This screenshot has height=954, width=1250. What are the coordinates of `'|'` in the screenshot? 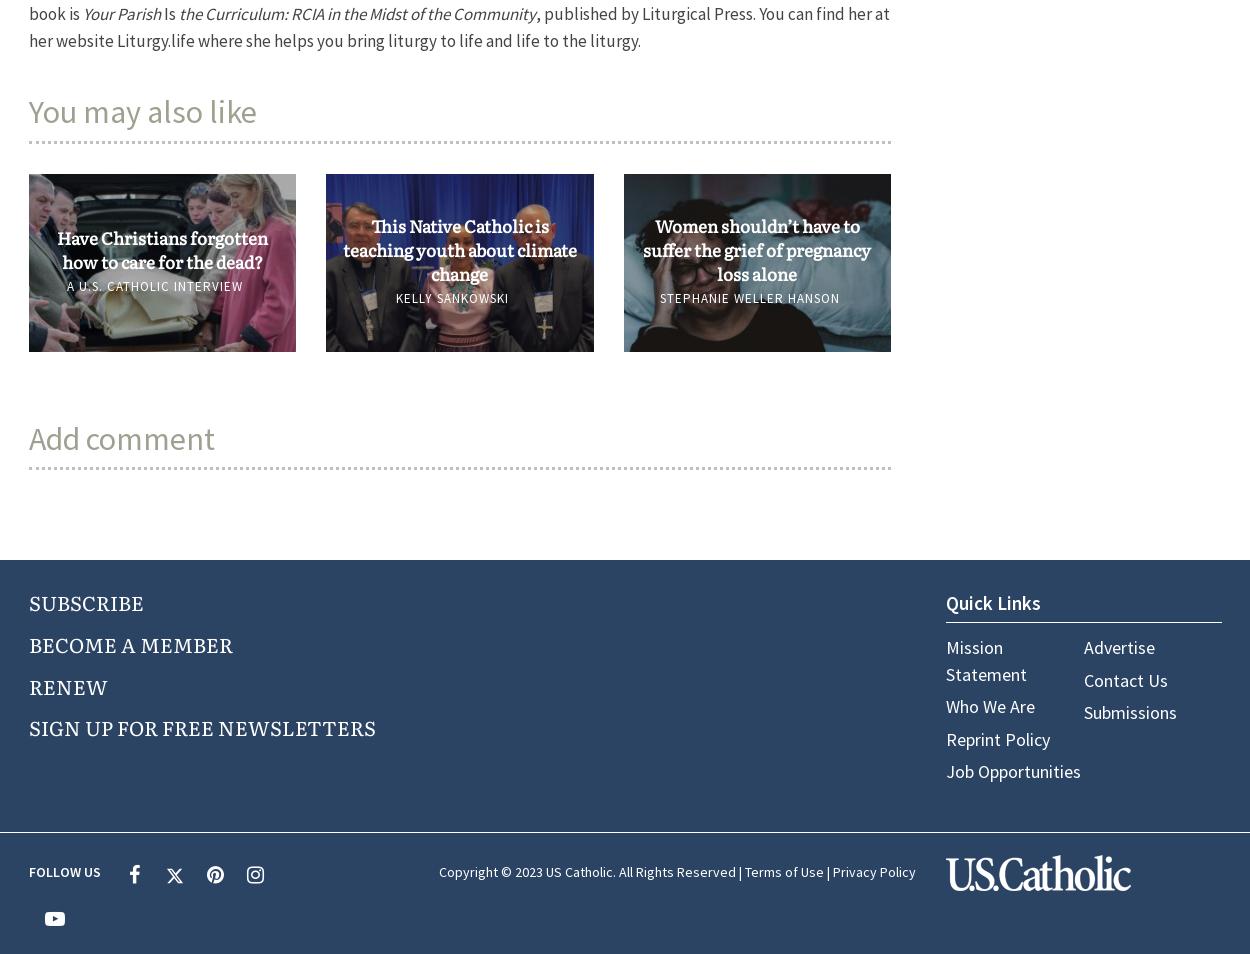 It's located at (826, 871).